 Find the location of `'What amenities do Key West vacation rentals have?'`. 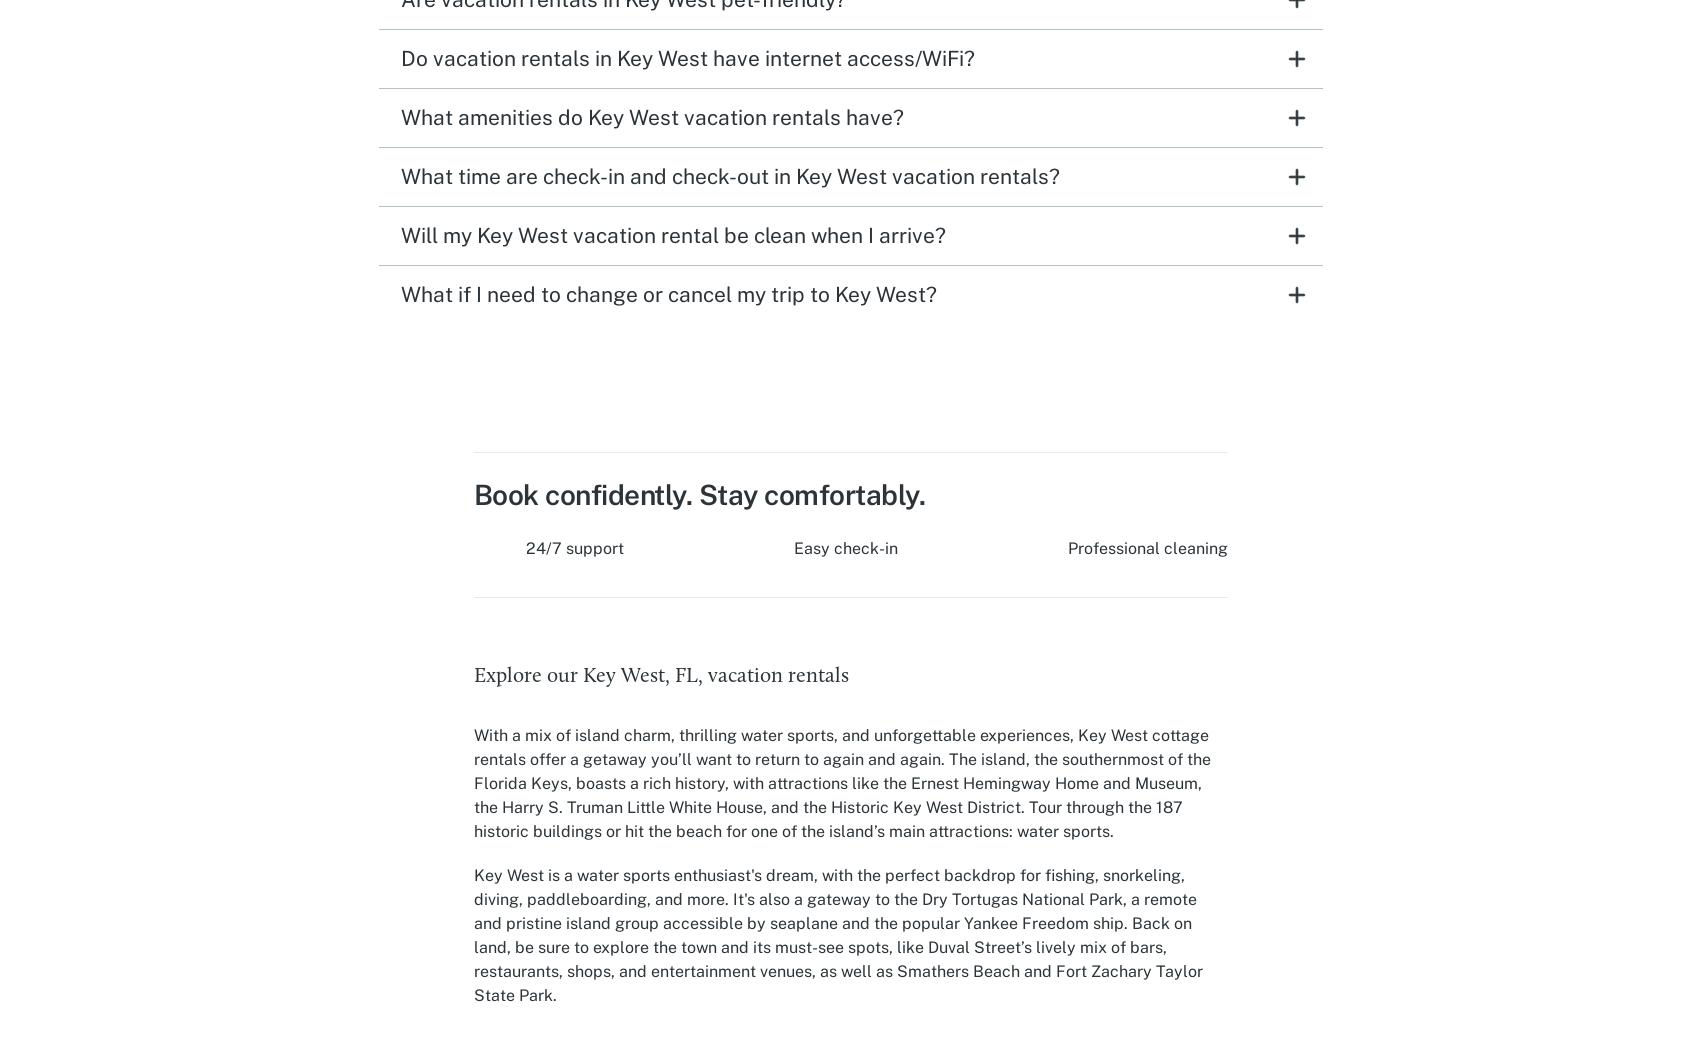

'What amenities do Key West vacation rentals have?' is located at coordinates (650, 115).